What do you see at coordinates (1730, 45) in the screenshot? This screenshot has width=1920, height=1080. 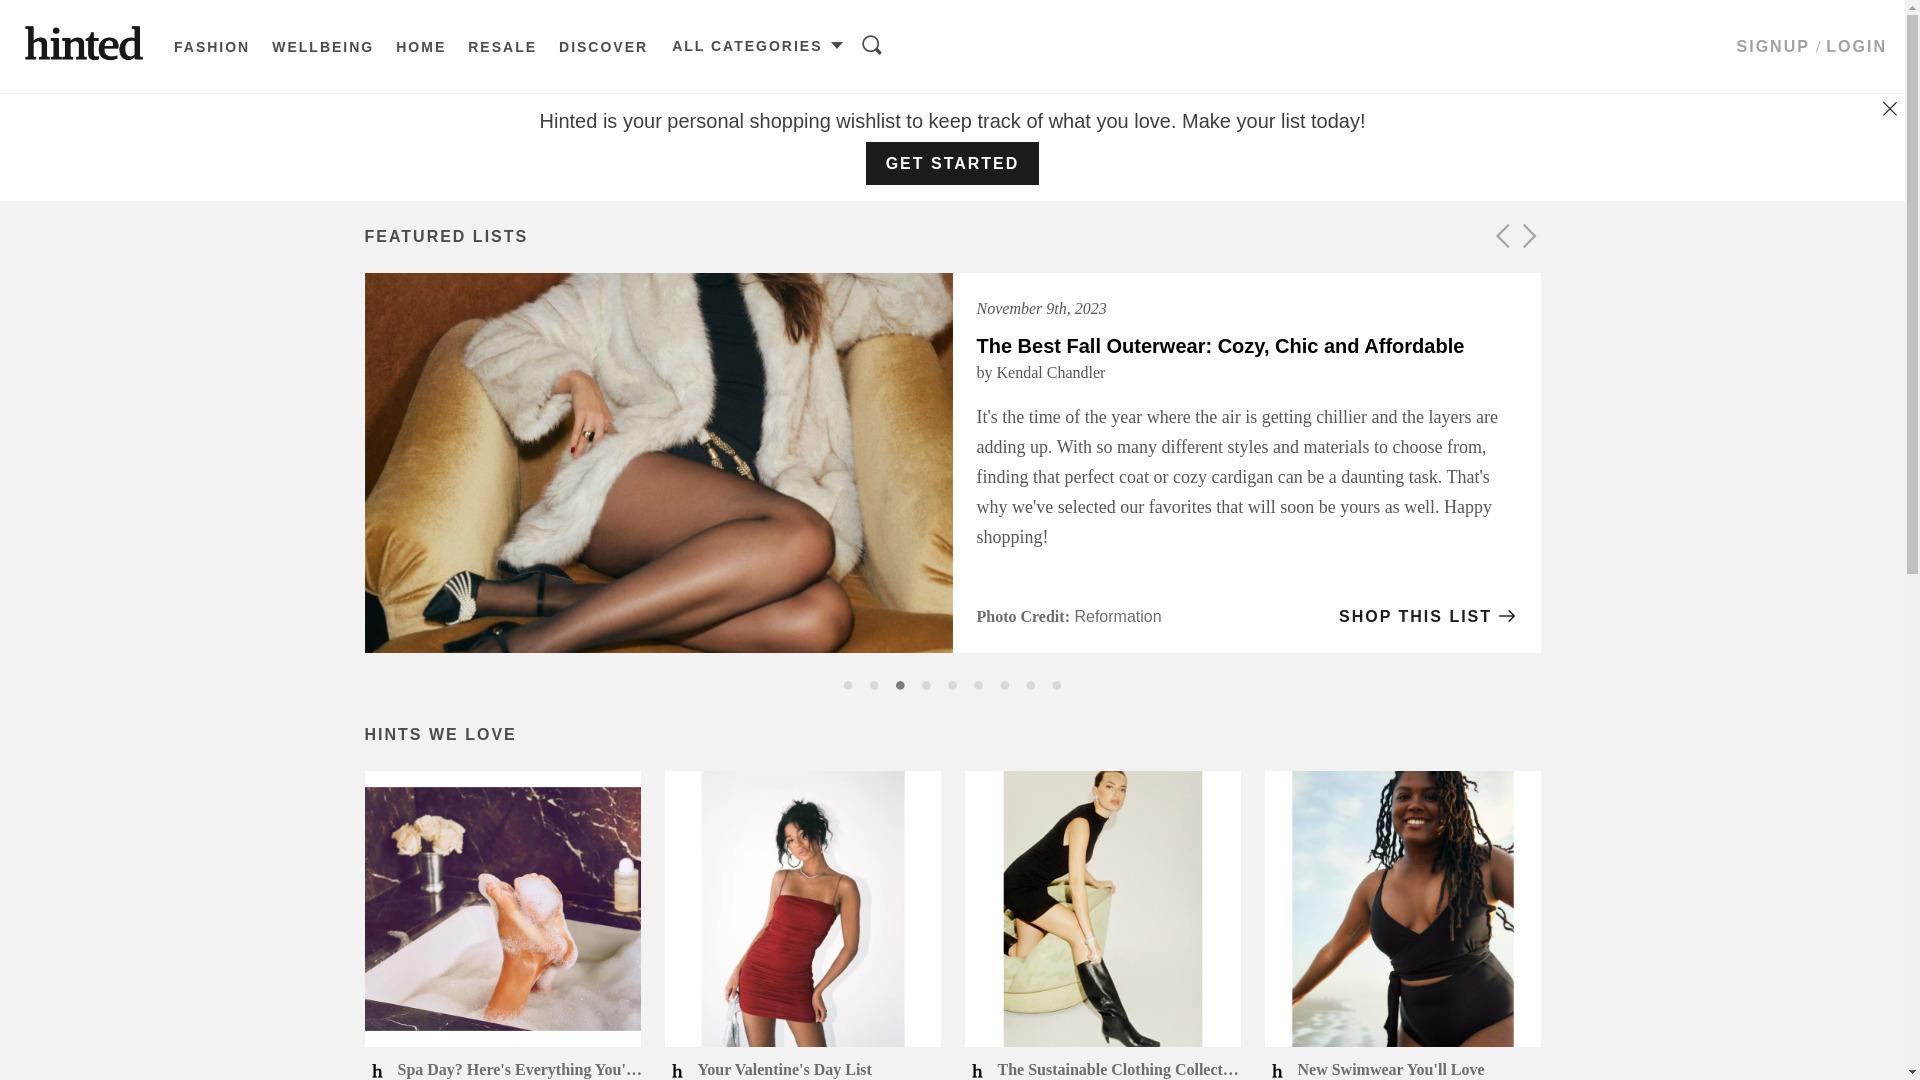 I see `'SIGNUP'` at bounding box center [1730, 45].